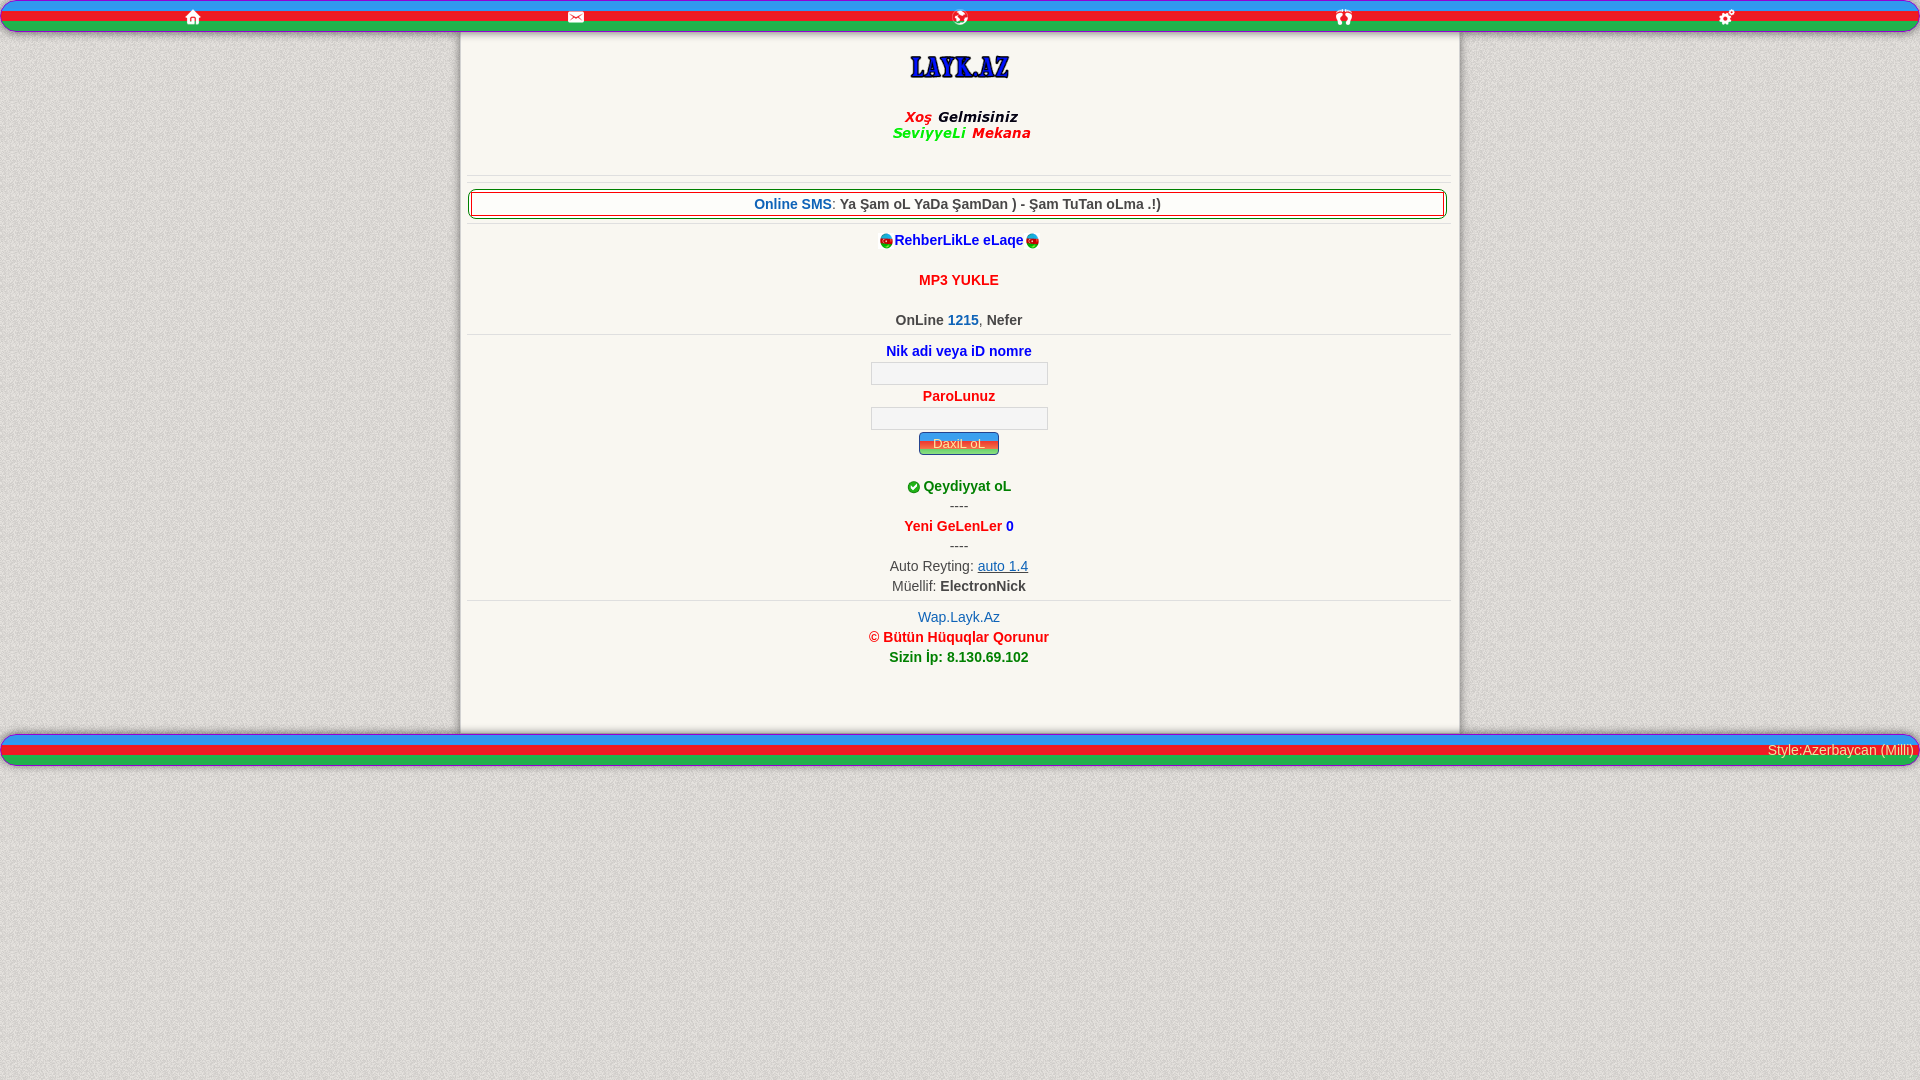 This screenshot has height=1080, width=1920. What do you see at coordinates (921, 486) in the screenshot?
I see `'Qeydiyyat oL'` at bounding box center [921, 486].